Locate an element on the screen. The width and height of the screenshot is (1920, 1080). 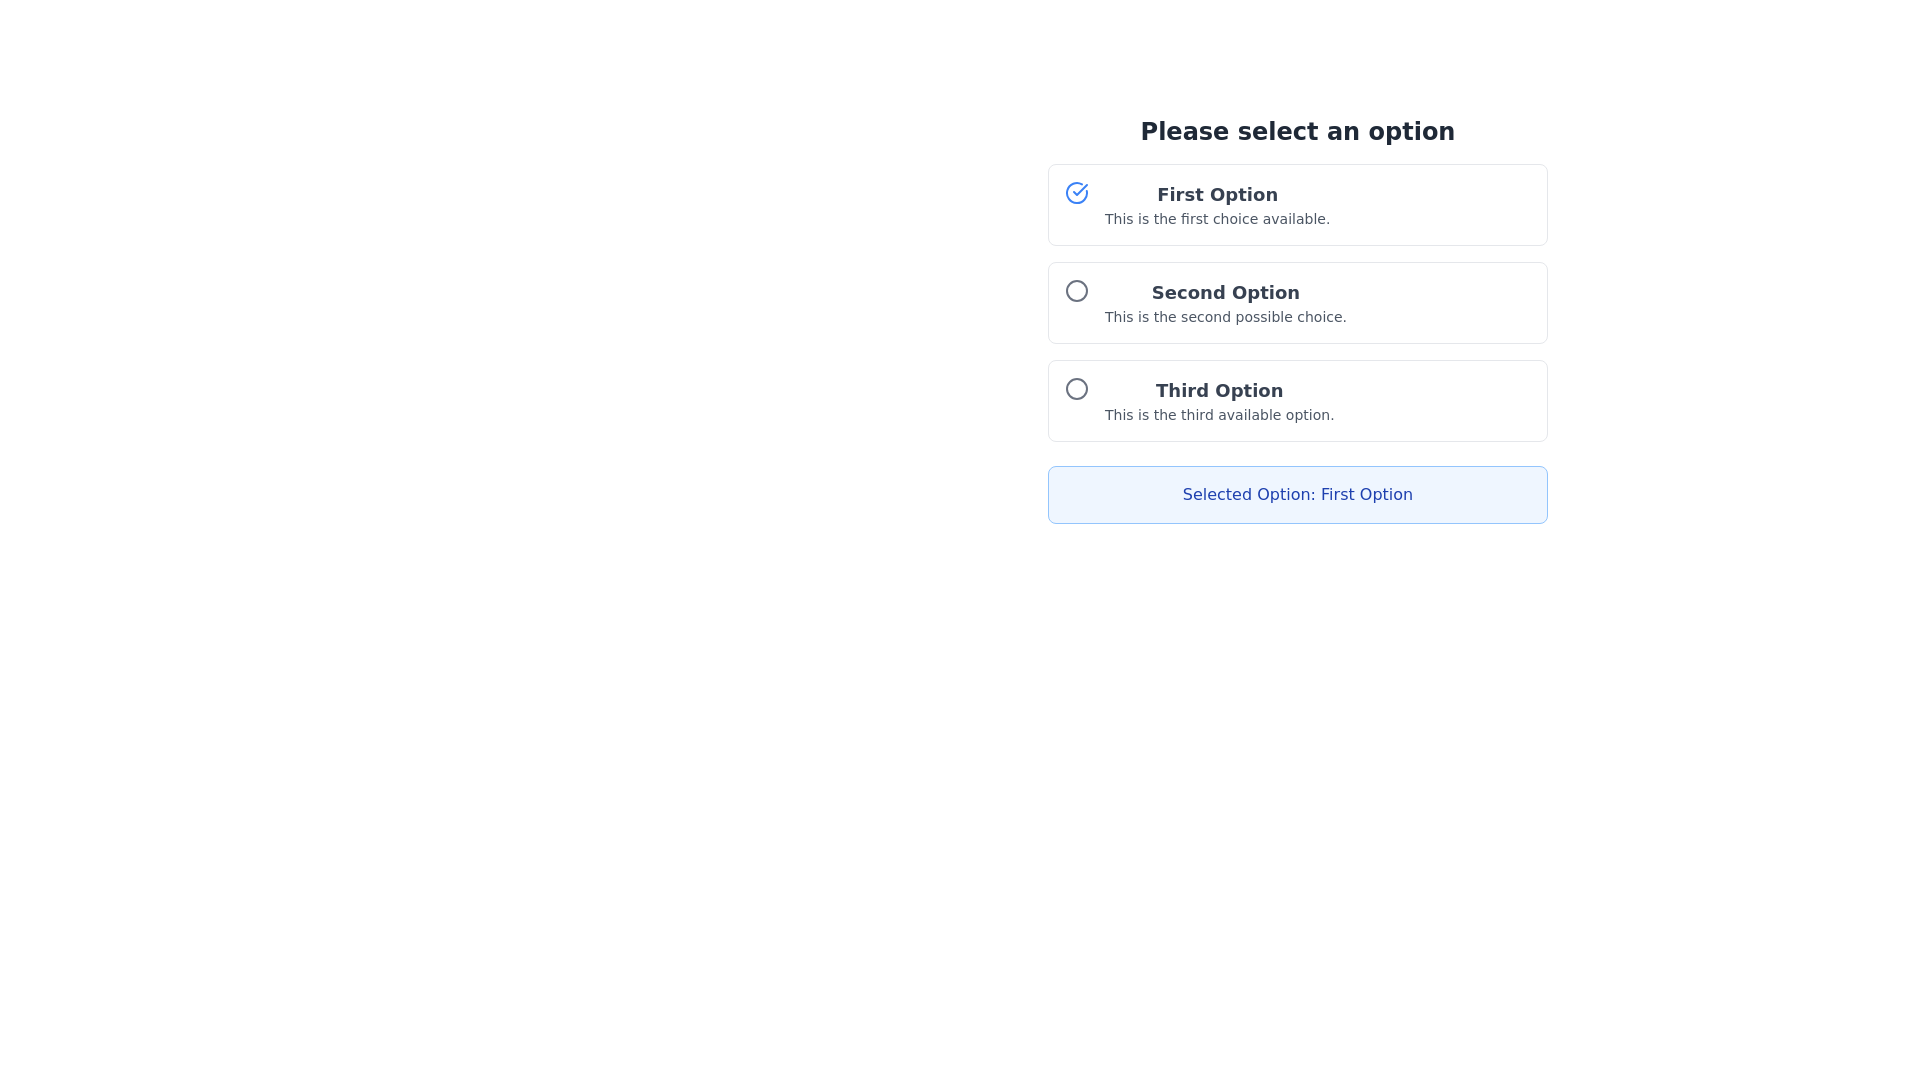
the text label that displays the currently selected option, which is located below the list of selection options and is centered horizontally within a rounded box with a light blue background and a blue border is located at coordinates (1297, 494).